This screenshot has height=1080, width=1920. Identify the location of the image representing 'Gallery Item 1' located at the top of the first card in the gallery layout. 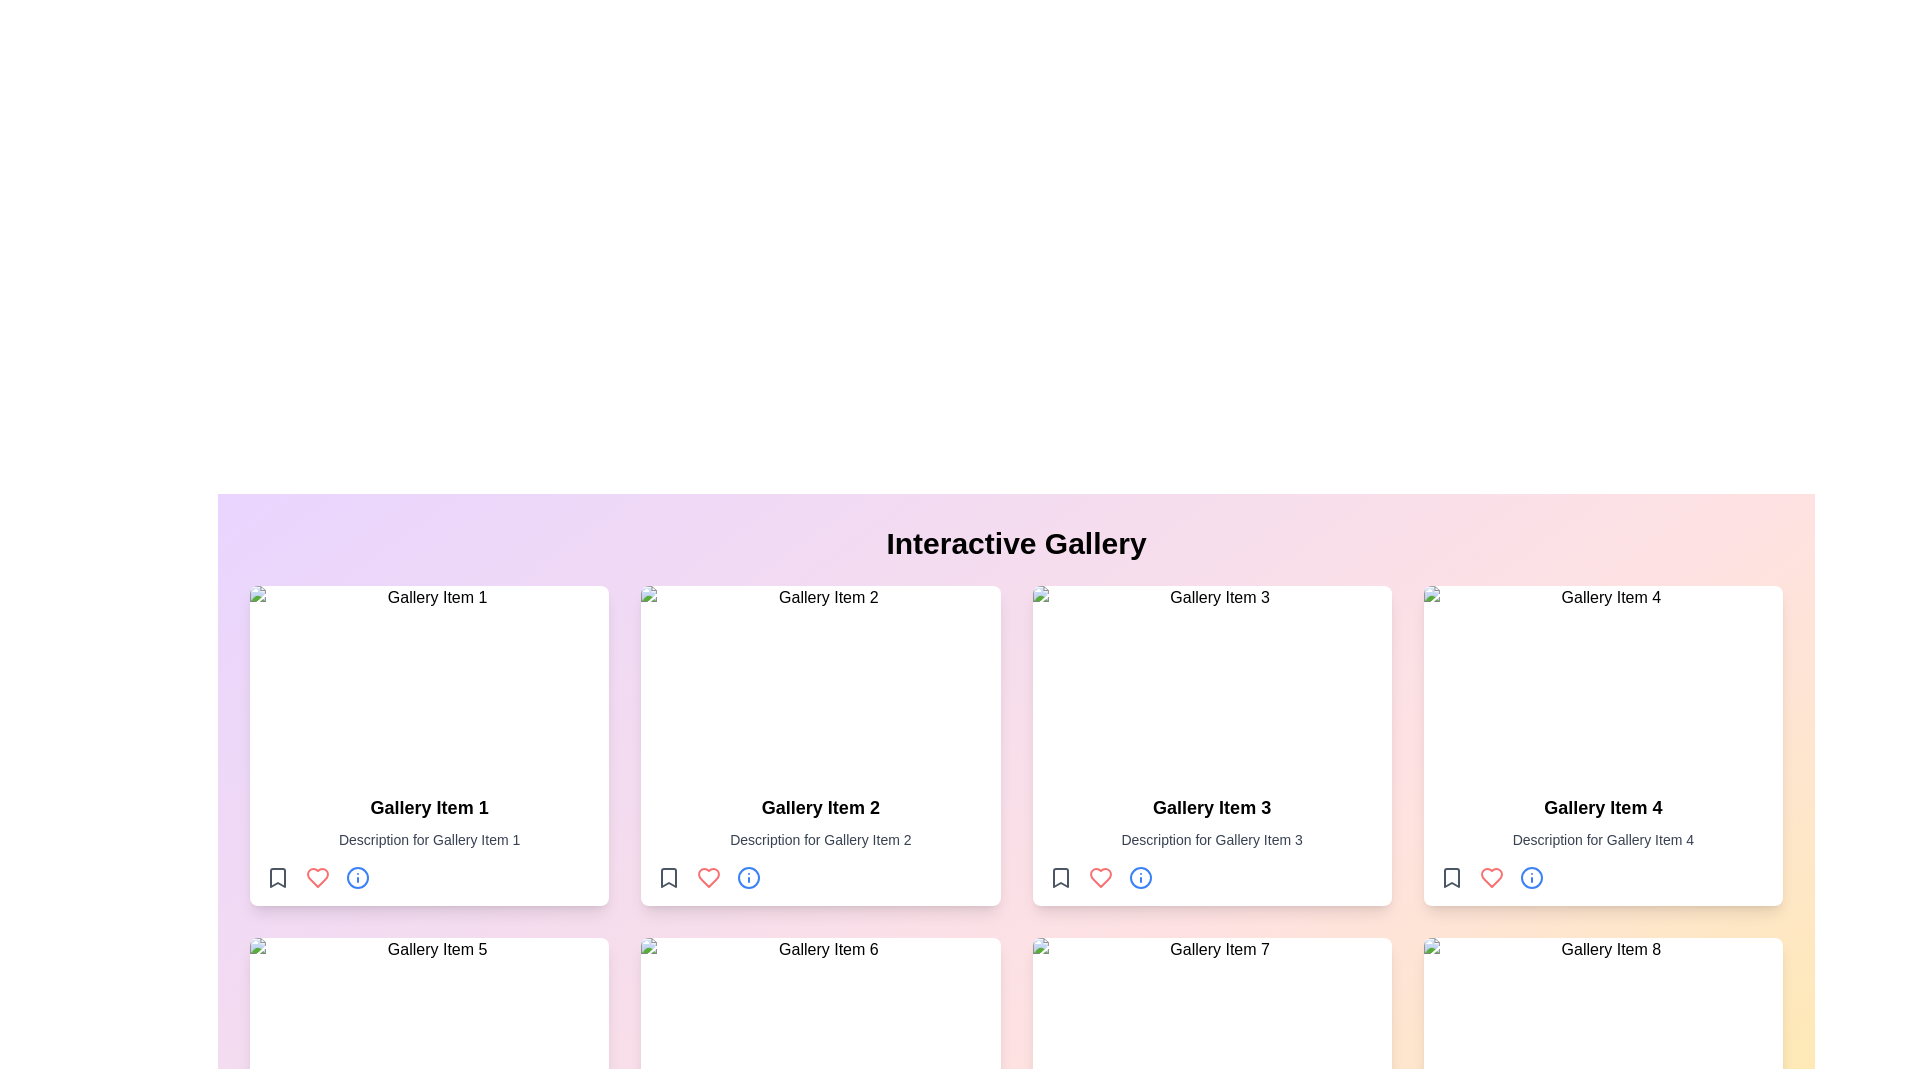
(428, 681).